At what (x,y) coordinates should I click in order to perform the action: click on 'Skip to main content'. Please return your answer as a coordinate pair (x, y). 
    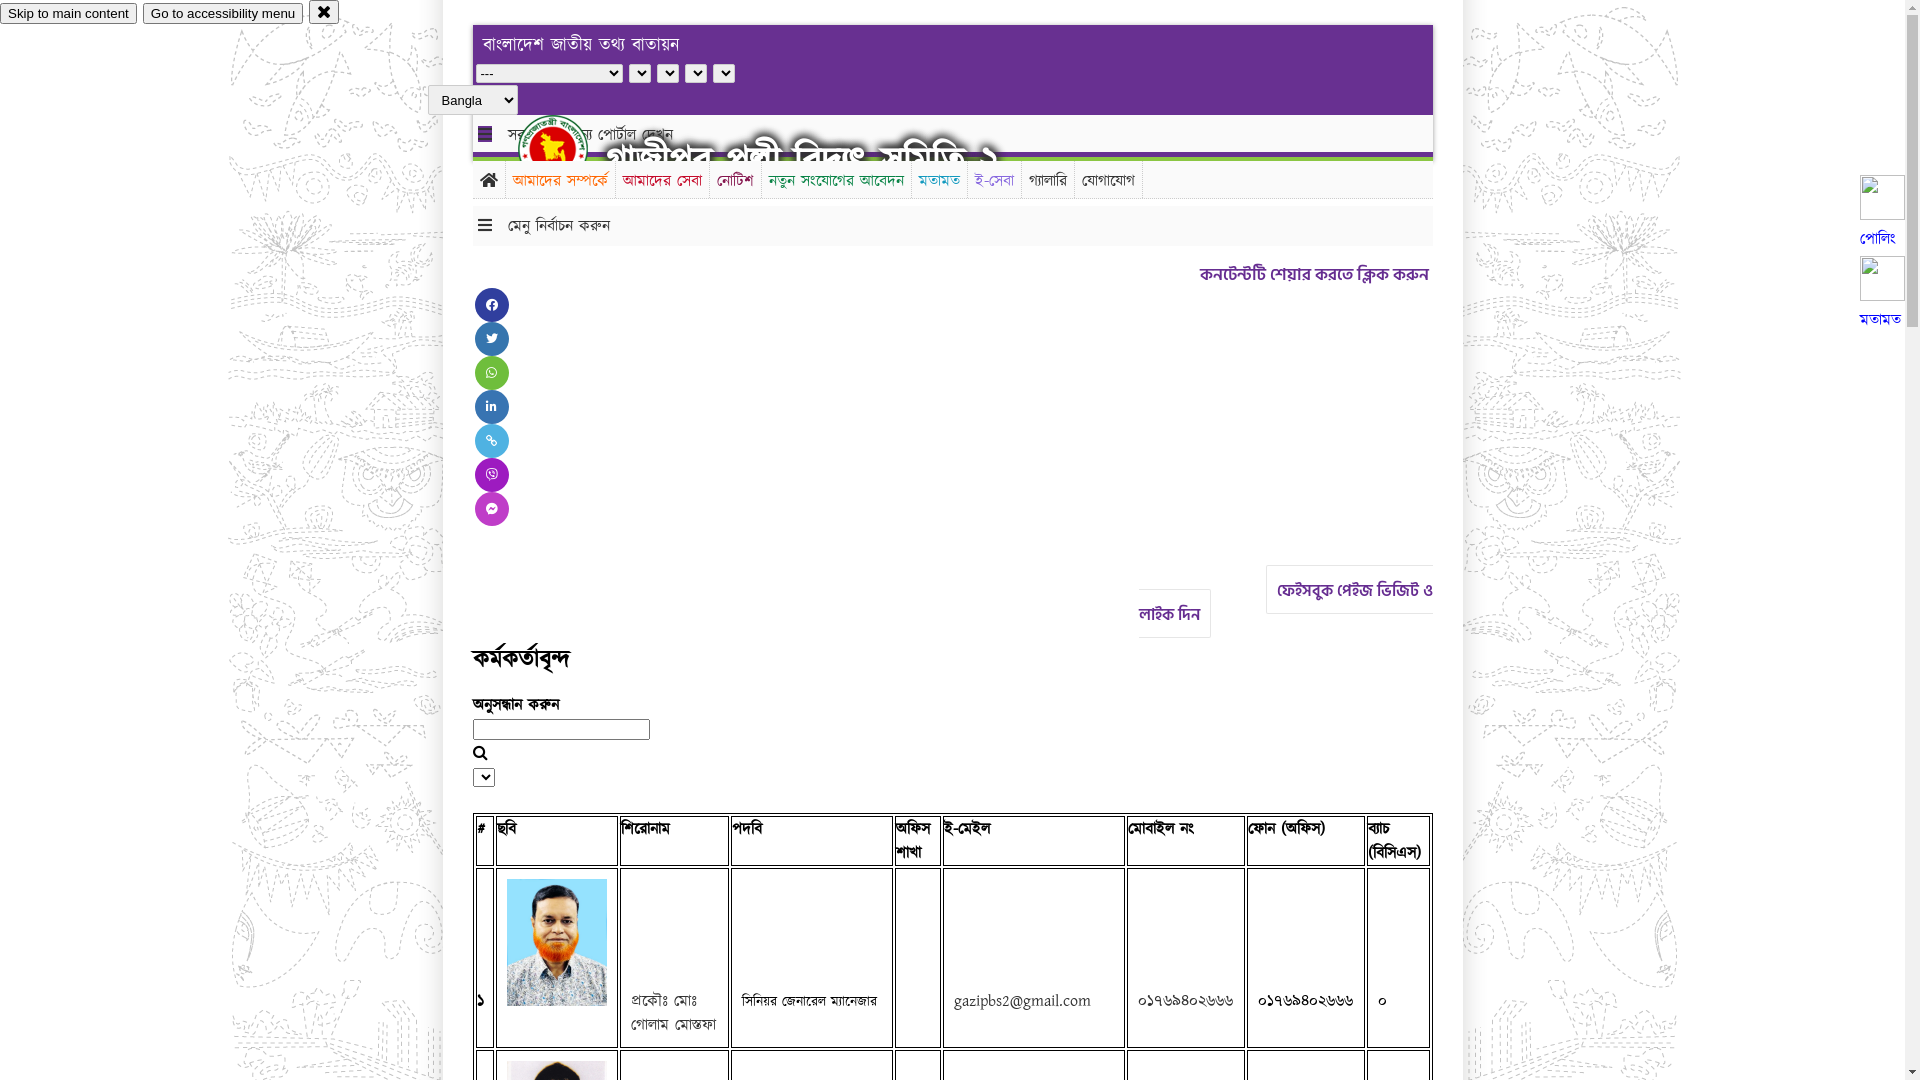
    Looking at the image, I should click on (68, 13).